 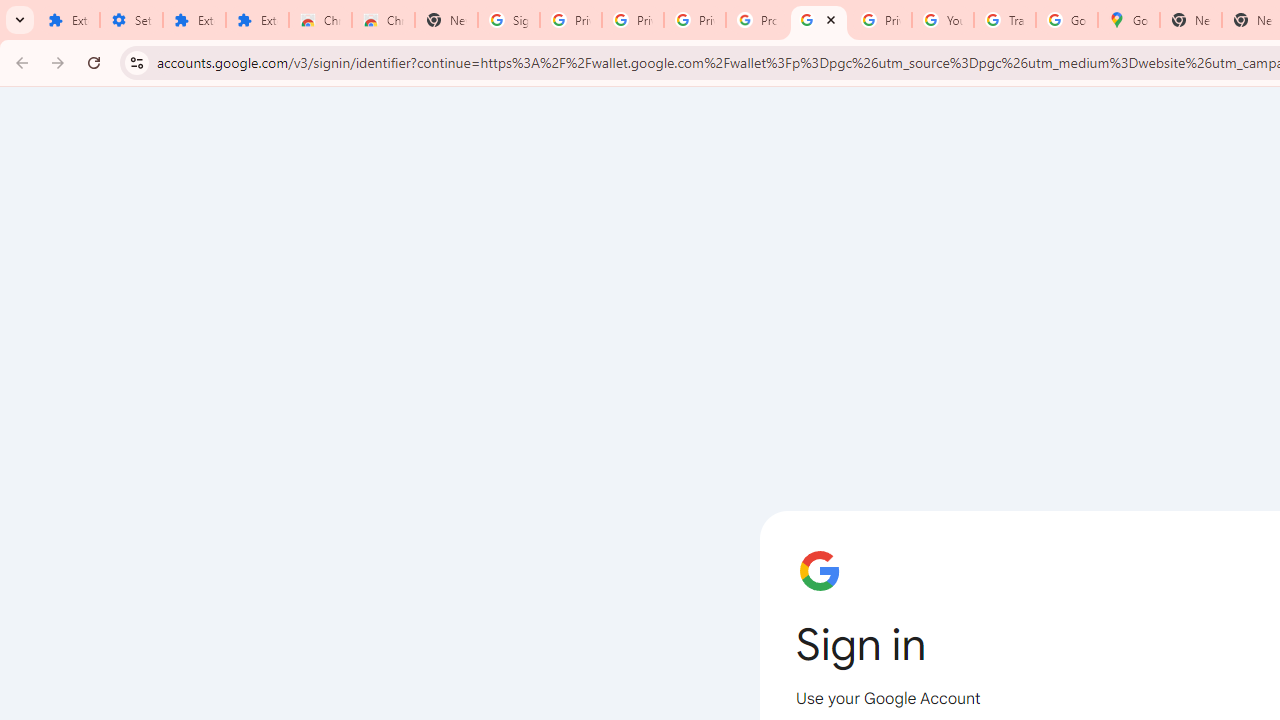 I want to click on 'Chrome Web Store - Themes', so click(x=383, y=20).